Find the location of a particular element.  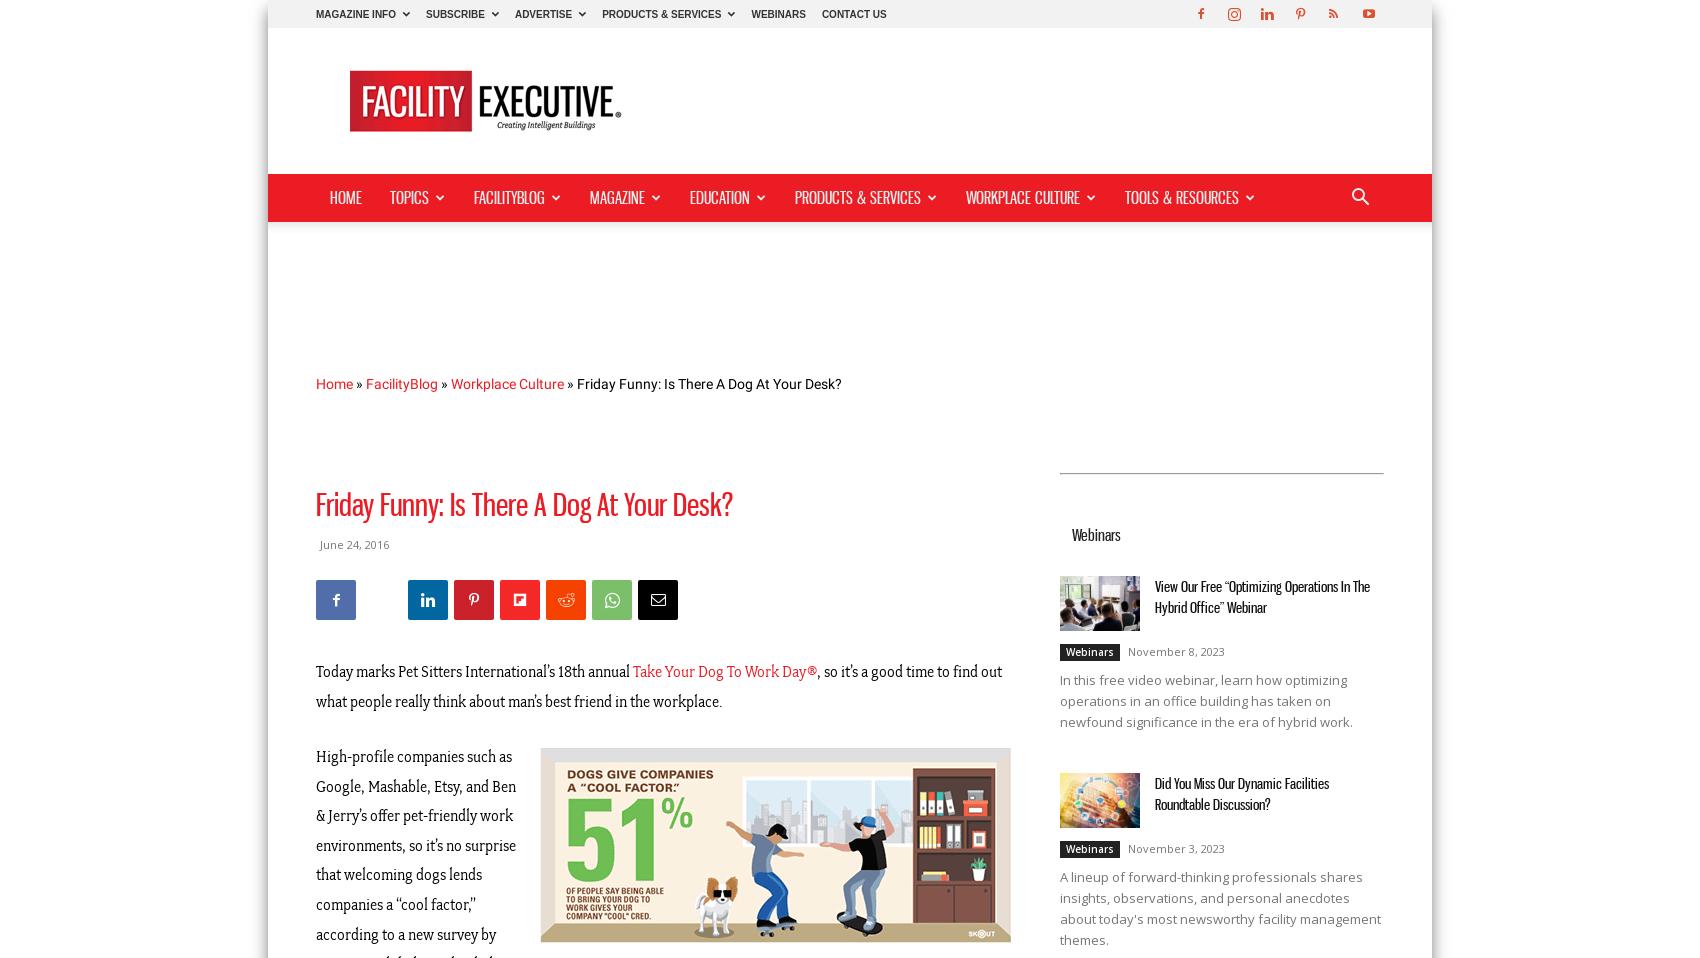

'Workplace Culture' is located at coordinates (507, 382).